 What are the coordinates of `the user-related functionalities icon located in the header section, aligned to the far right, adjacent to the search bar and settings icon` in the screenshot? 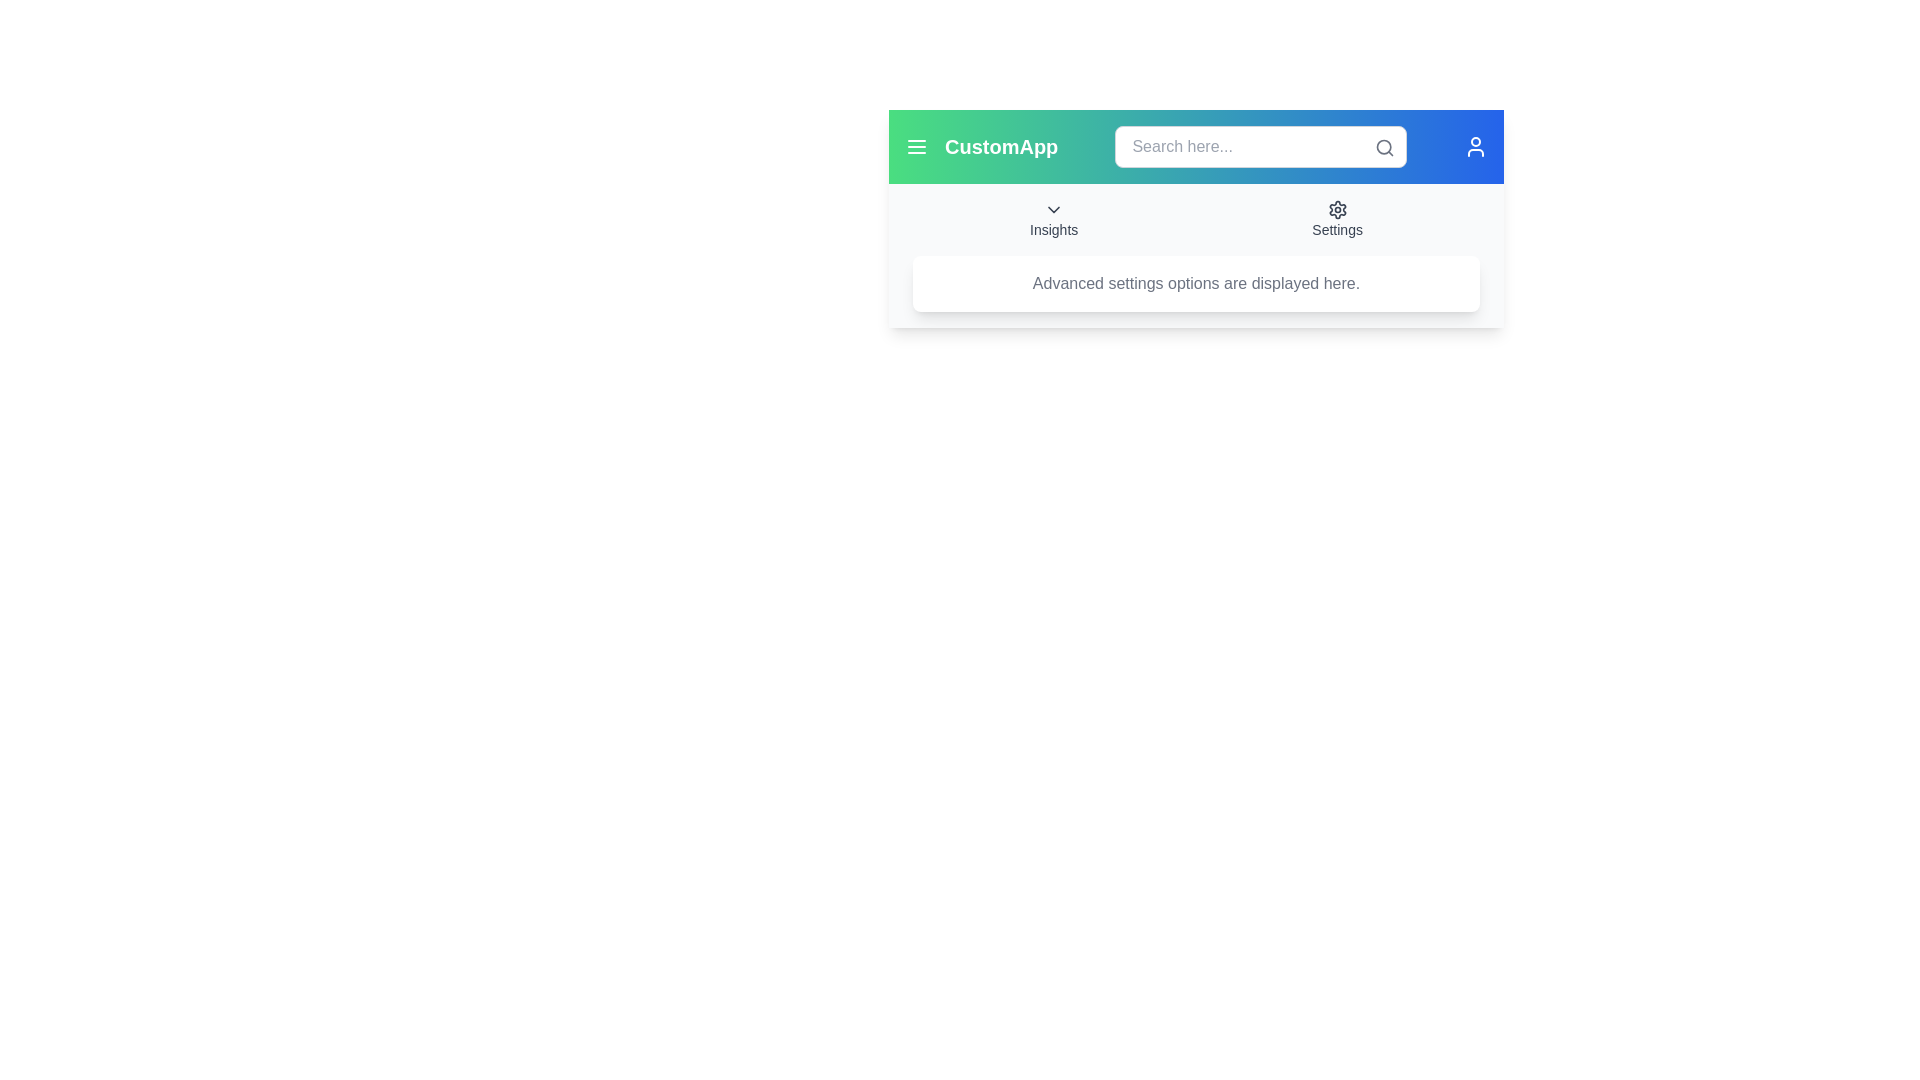 It's located at (1475, 145).